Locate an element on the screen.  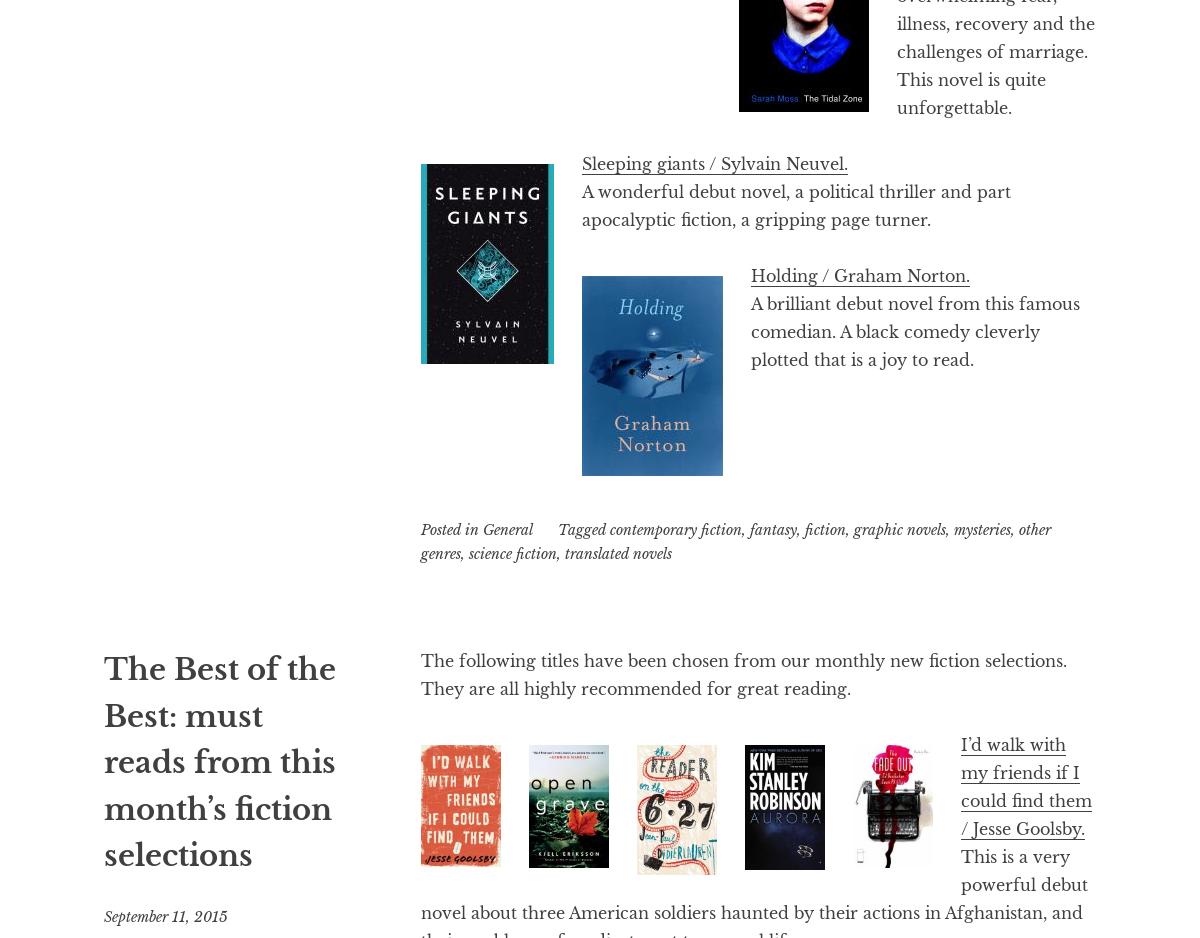
'Holding / Graham Norton.' is located at coordinates (750, 275).